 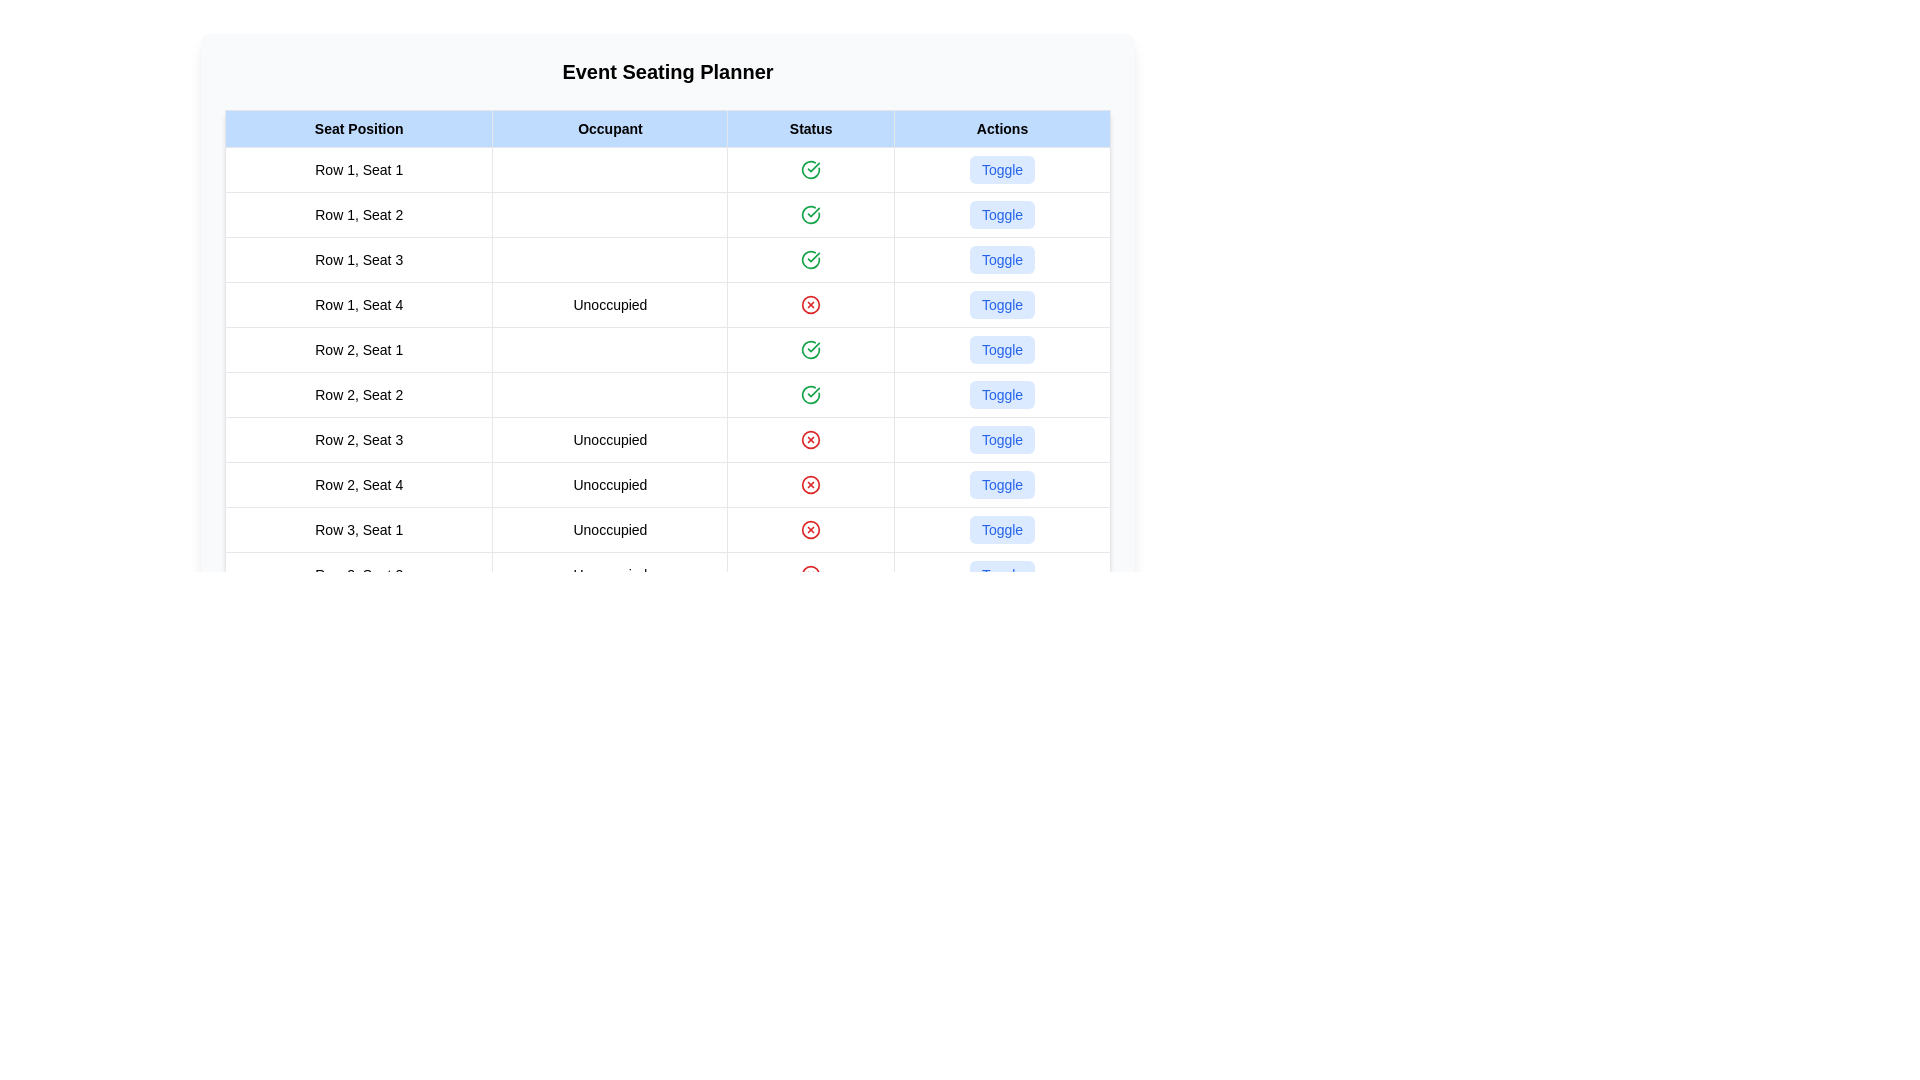 I want to click on the circular green outlined icon with a checkmark indicating a positive status, located in the 'Status' column of the second row in the 'Event Seating Planner' table, so click(x=811, y=215).